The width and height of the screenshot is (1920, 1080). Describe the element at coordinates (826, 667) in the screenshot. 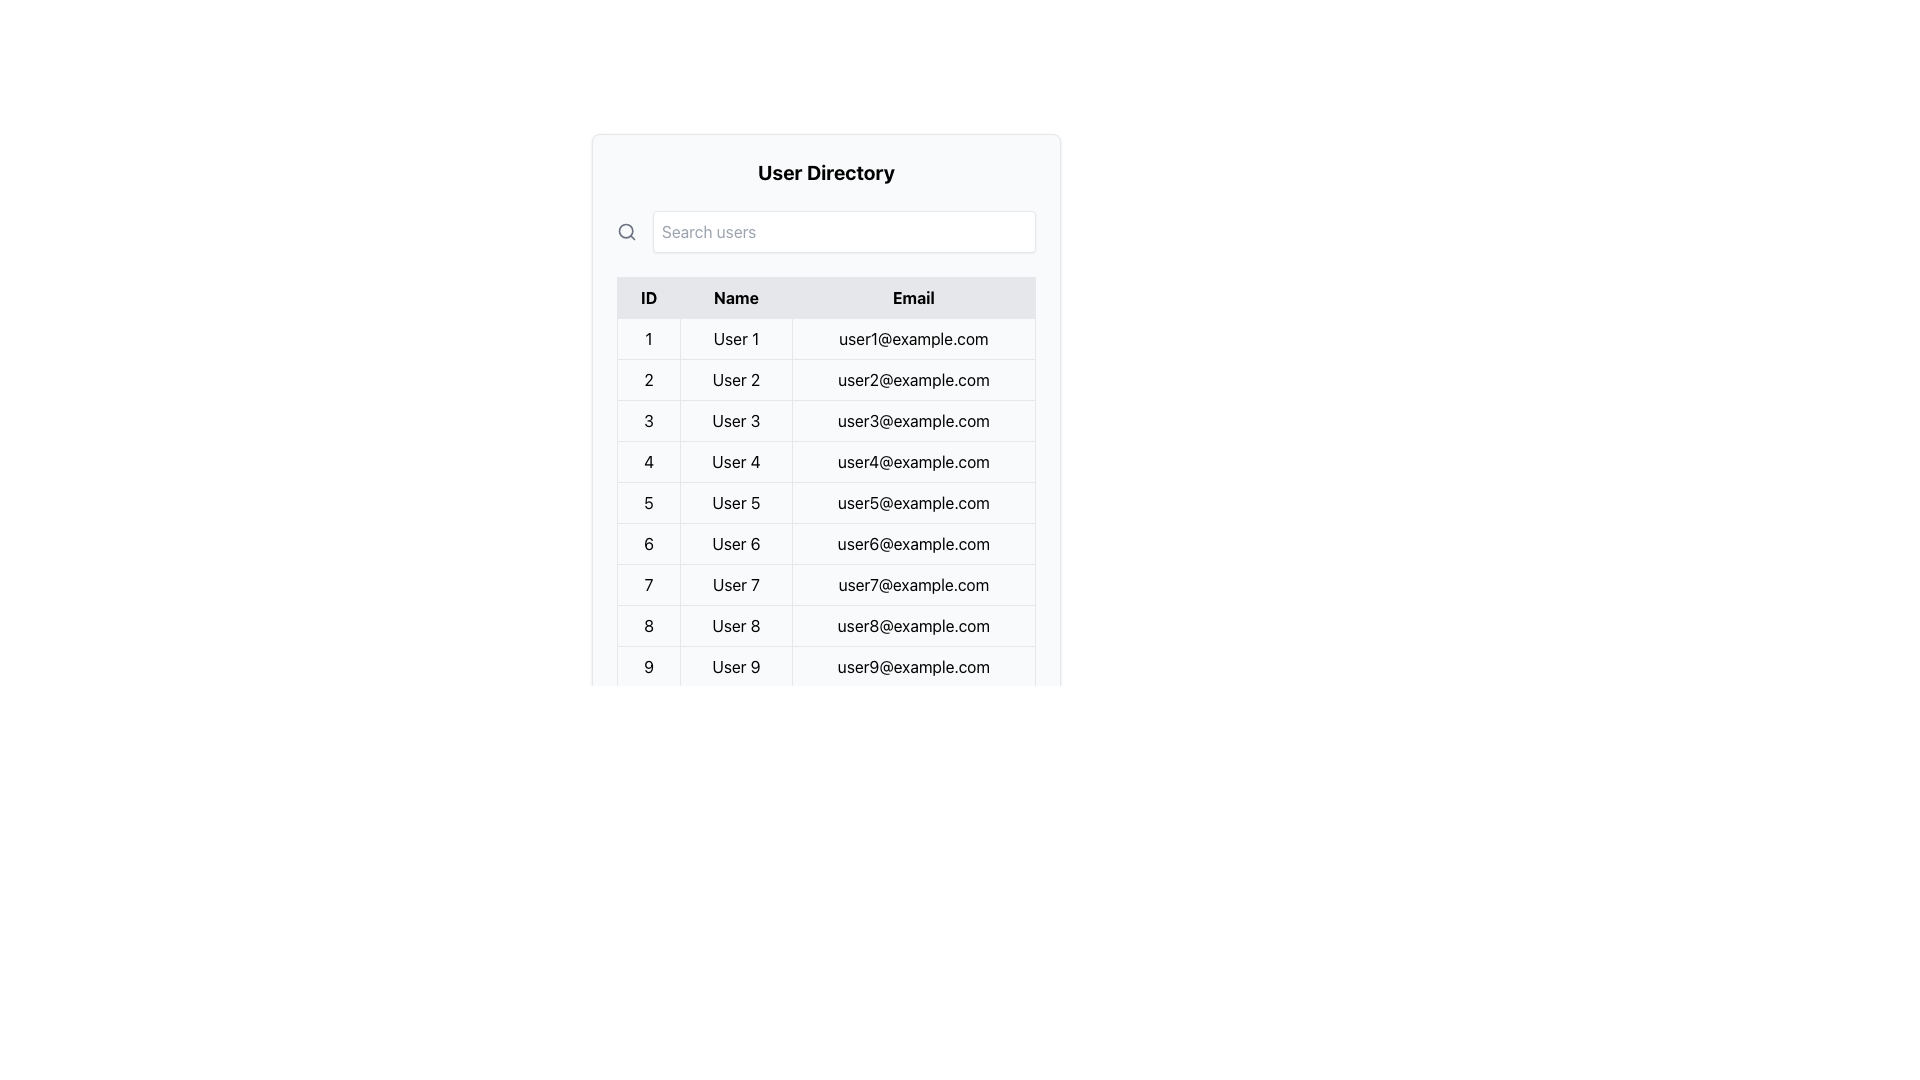

I see `the tabular row presenting information for 'User 9', which includes their ID, name, and email address` at that location.